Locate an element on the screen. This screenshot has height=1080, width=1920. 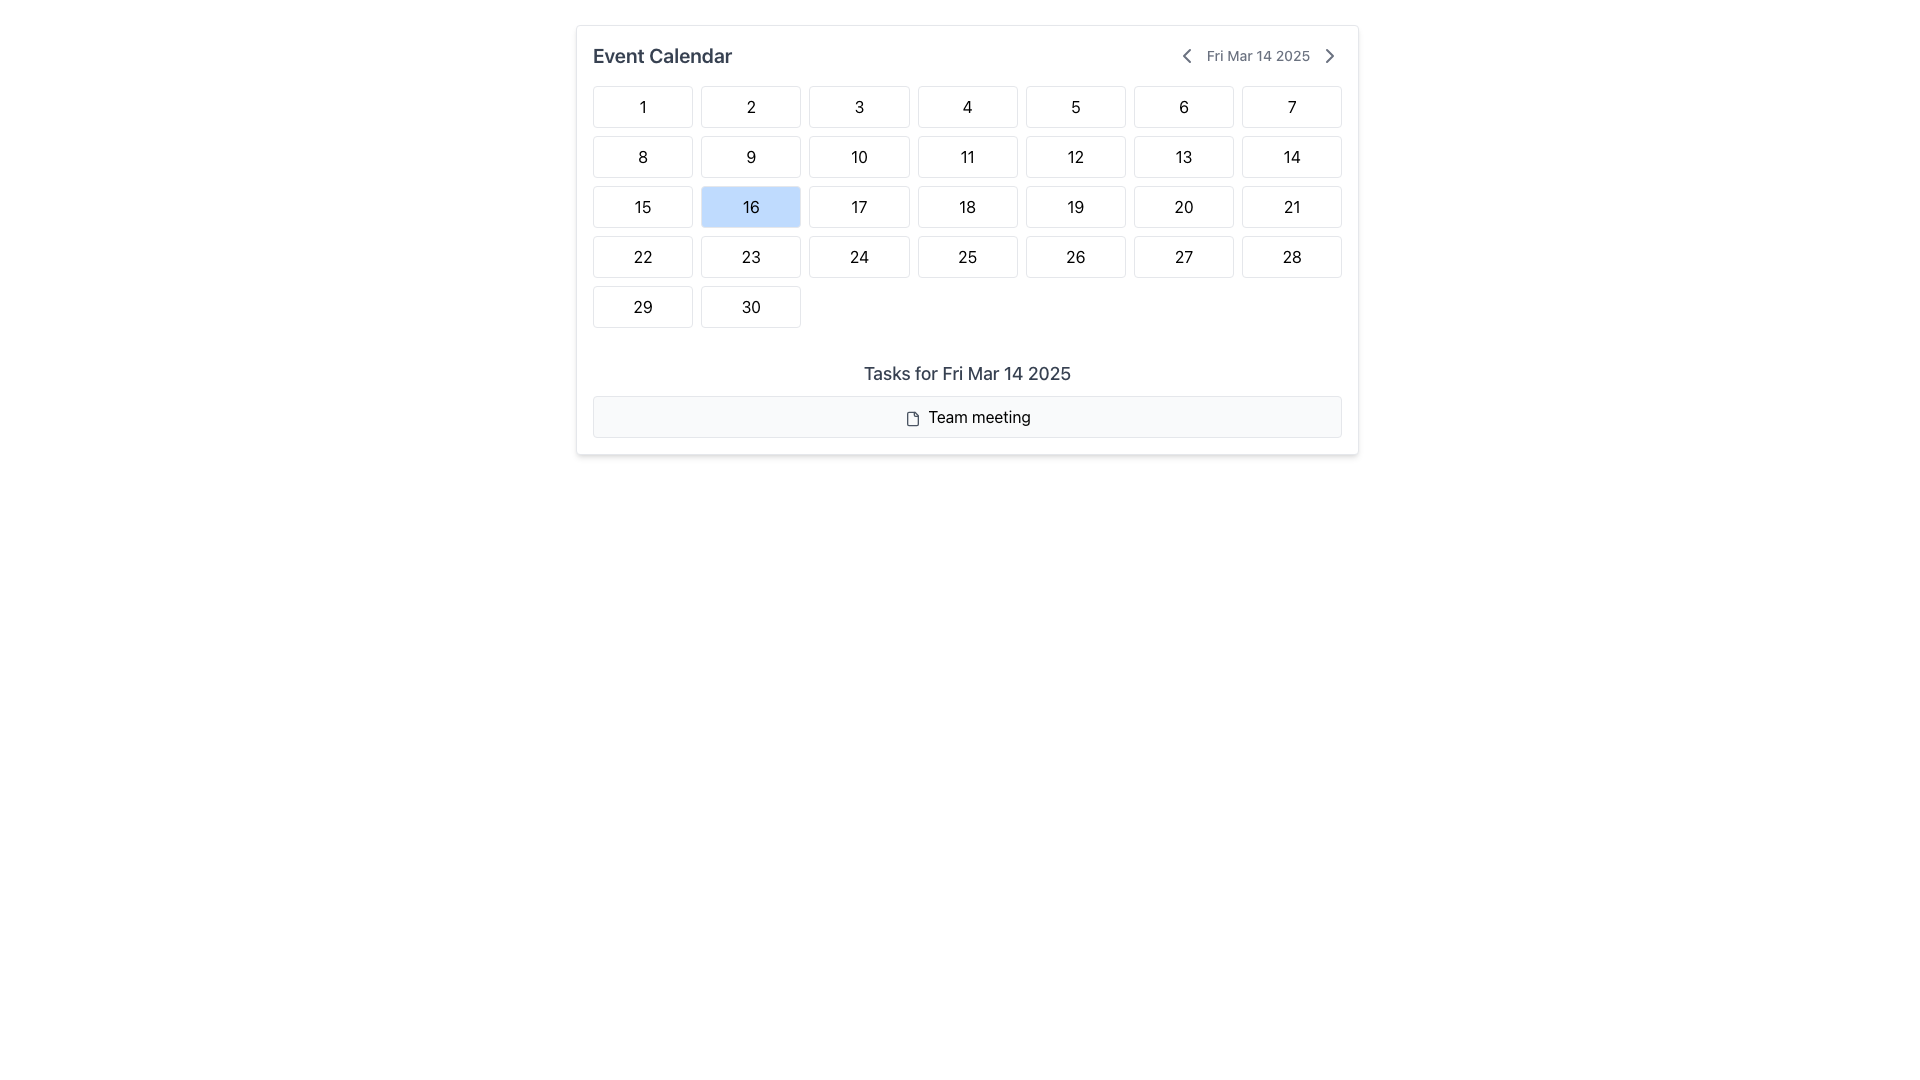
the button displaying the number '28' in the calendar grid is located at coordinates (1292, 256).